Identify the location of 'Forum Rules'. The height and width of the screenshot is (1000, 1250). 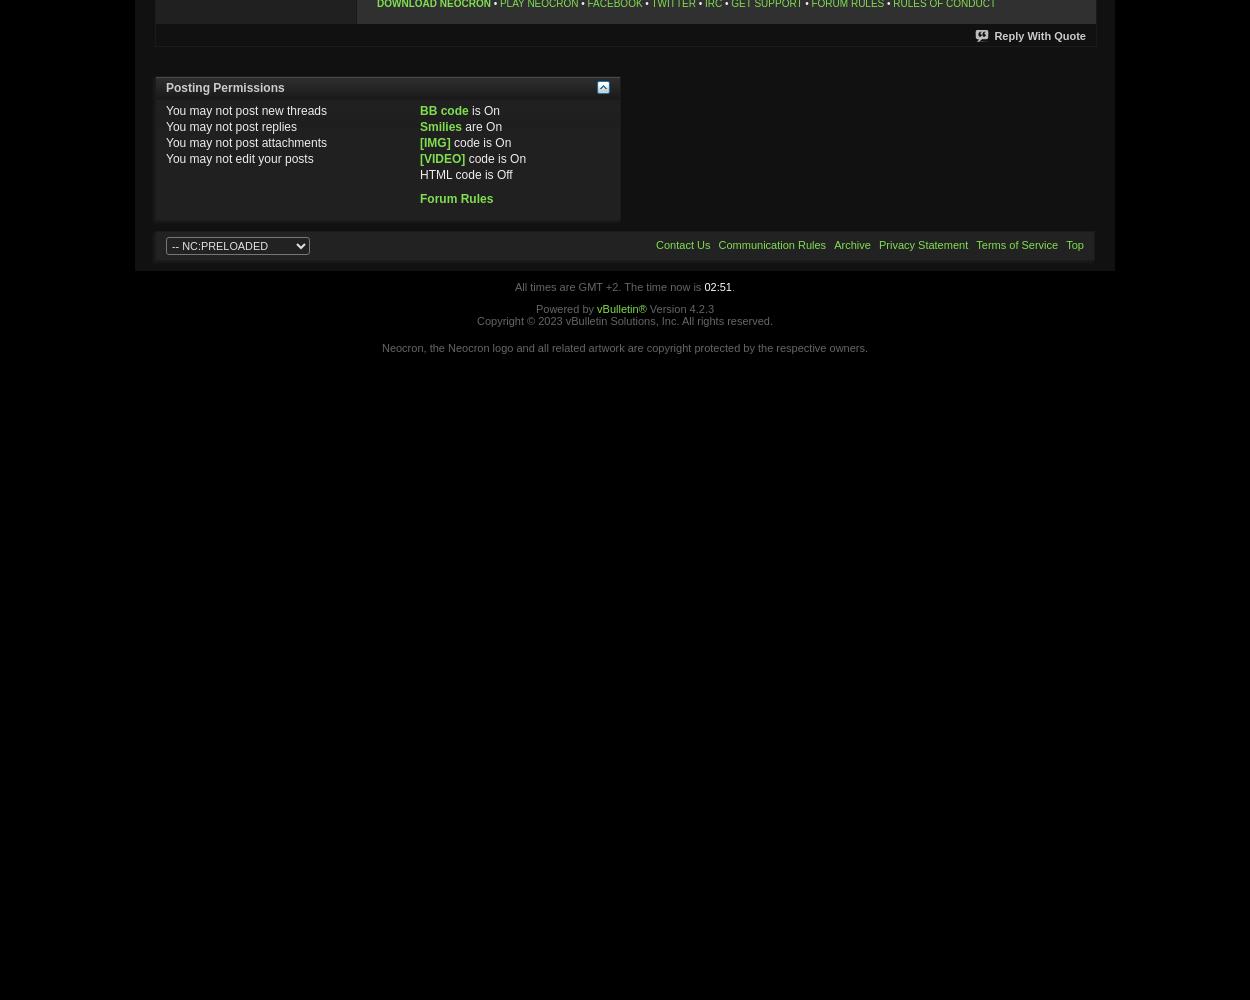
(455, 197).